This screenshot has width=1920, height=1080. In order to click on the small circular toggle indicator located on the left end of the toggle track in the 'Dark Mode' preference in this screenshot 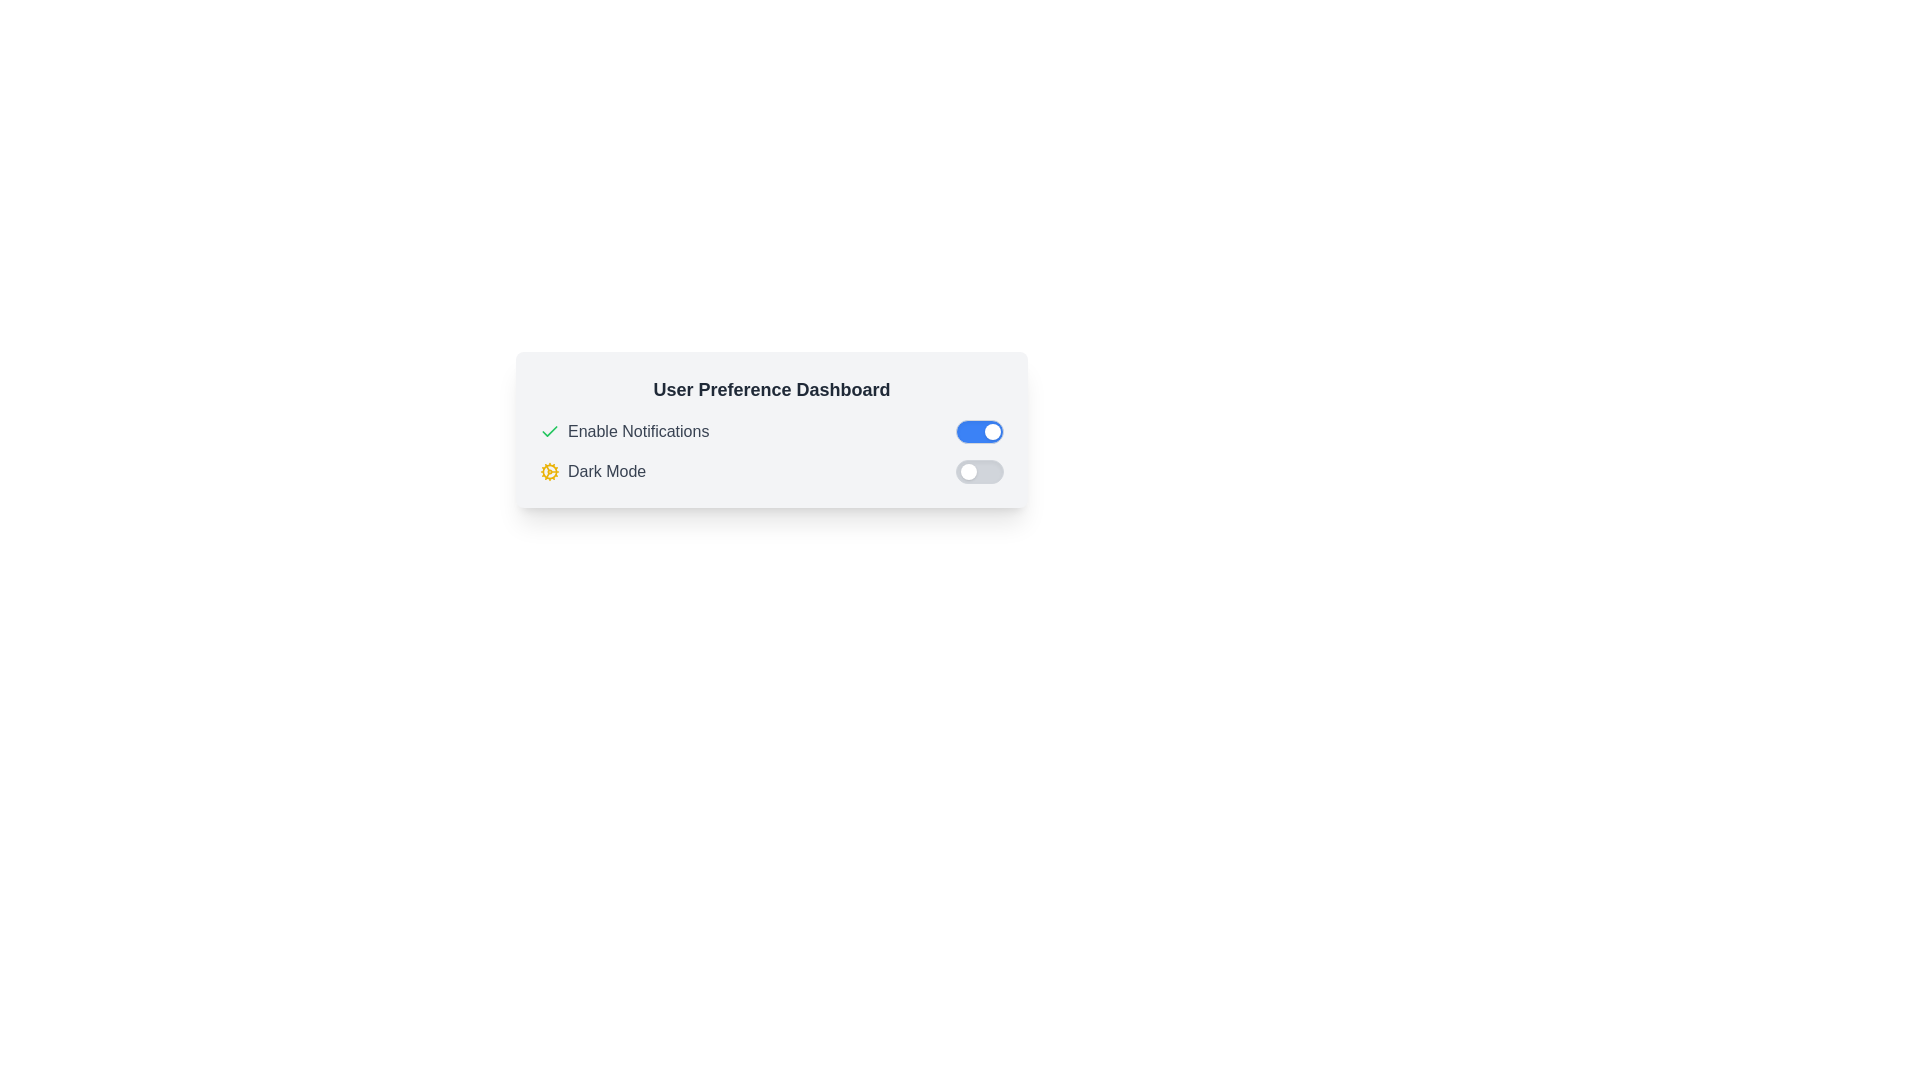, I will do `click(969, 471)`.